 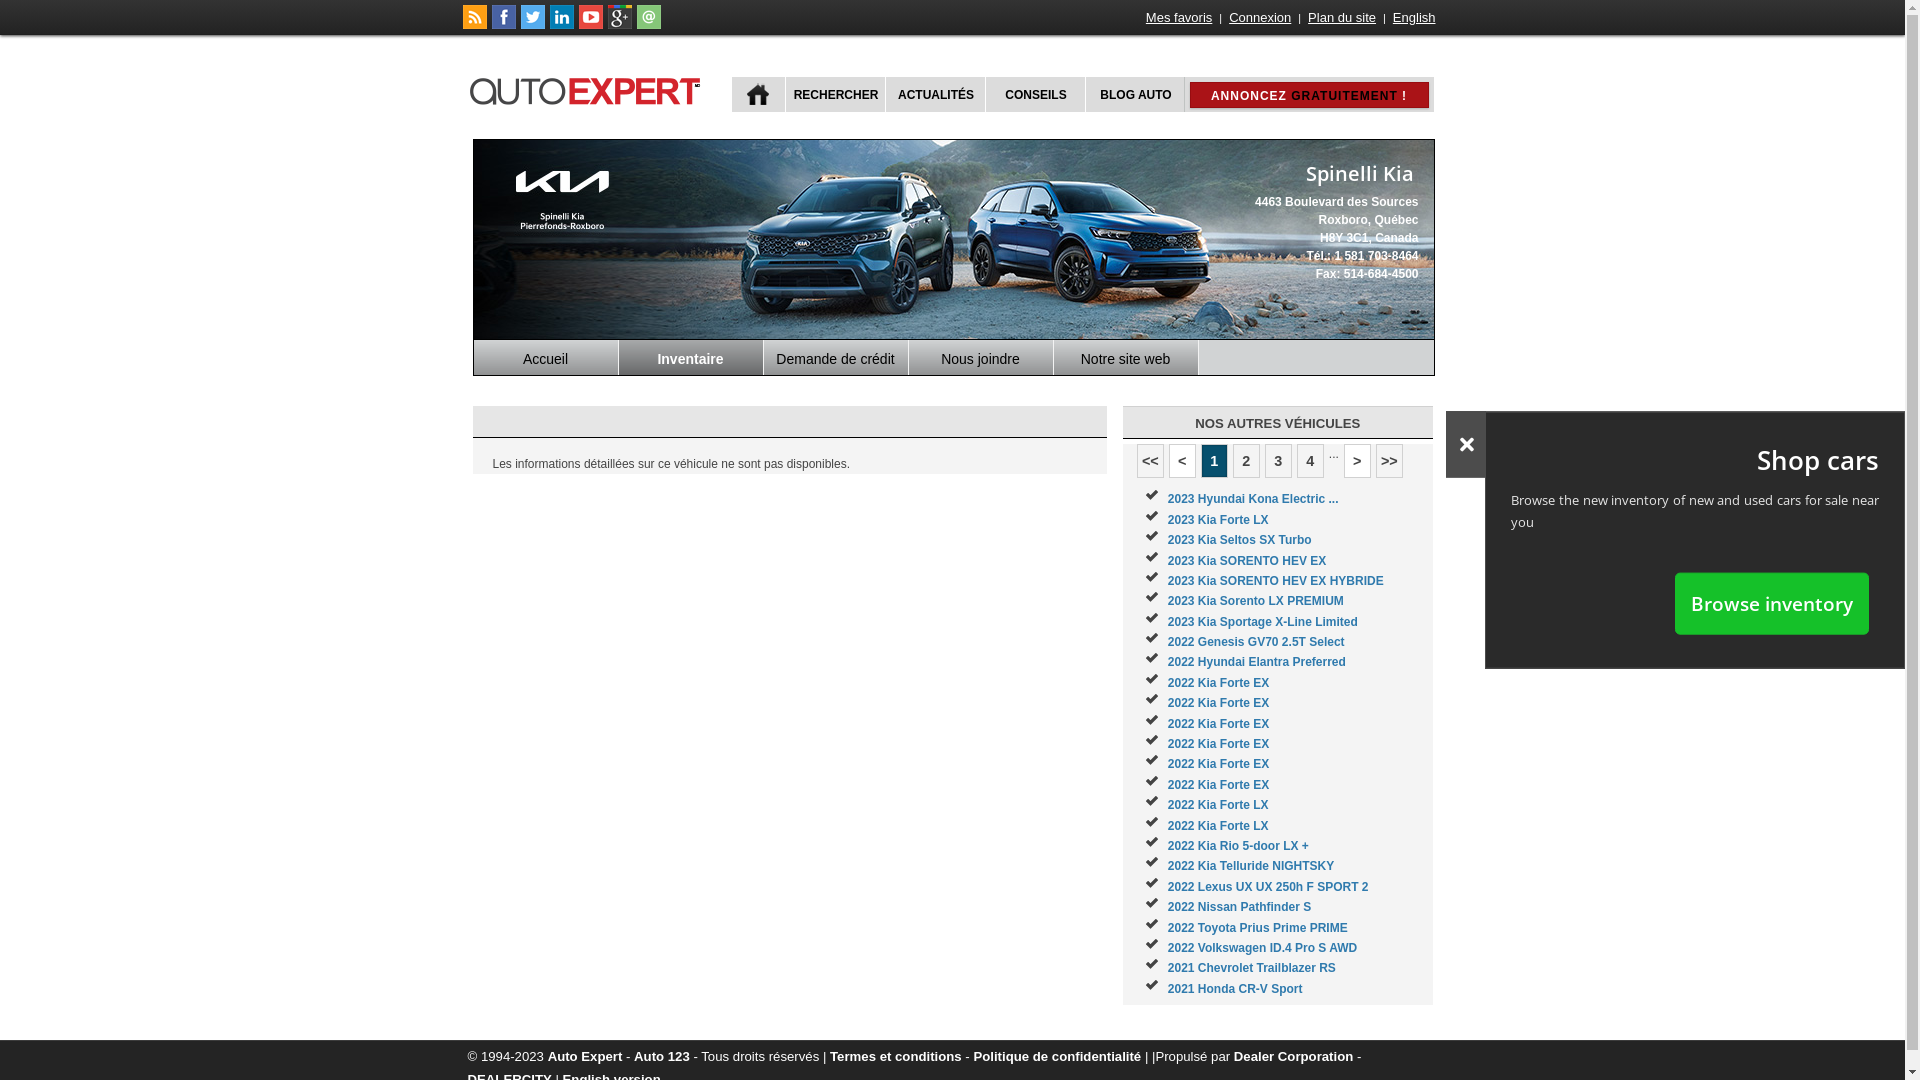 I want to click on 'Suivez autoExpert.ca sur Youtube', so click(x=589, y=24).